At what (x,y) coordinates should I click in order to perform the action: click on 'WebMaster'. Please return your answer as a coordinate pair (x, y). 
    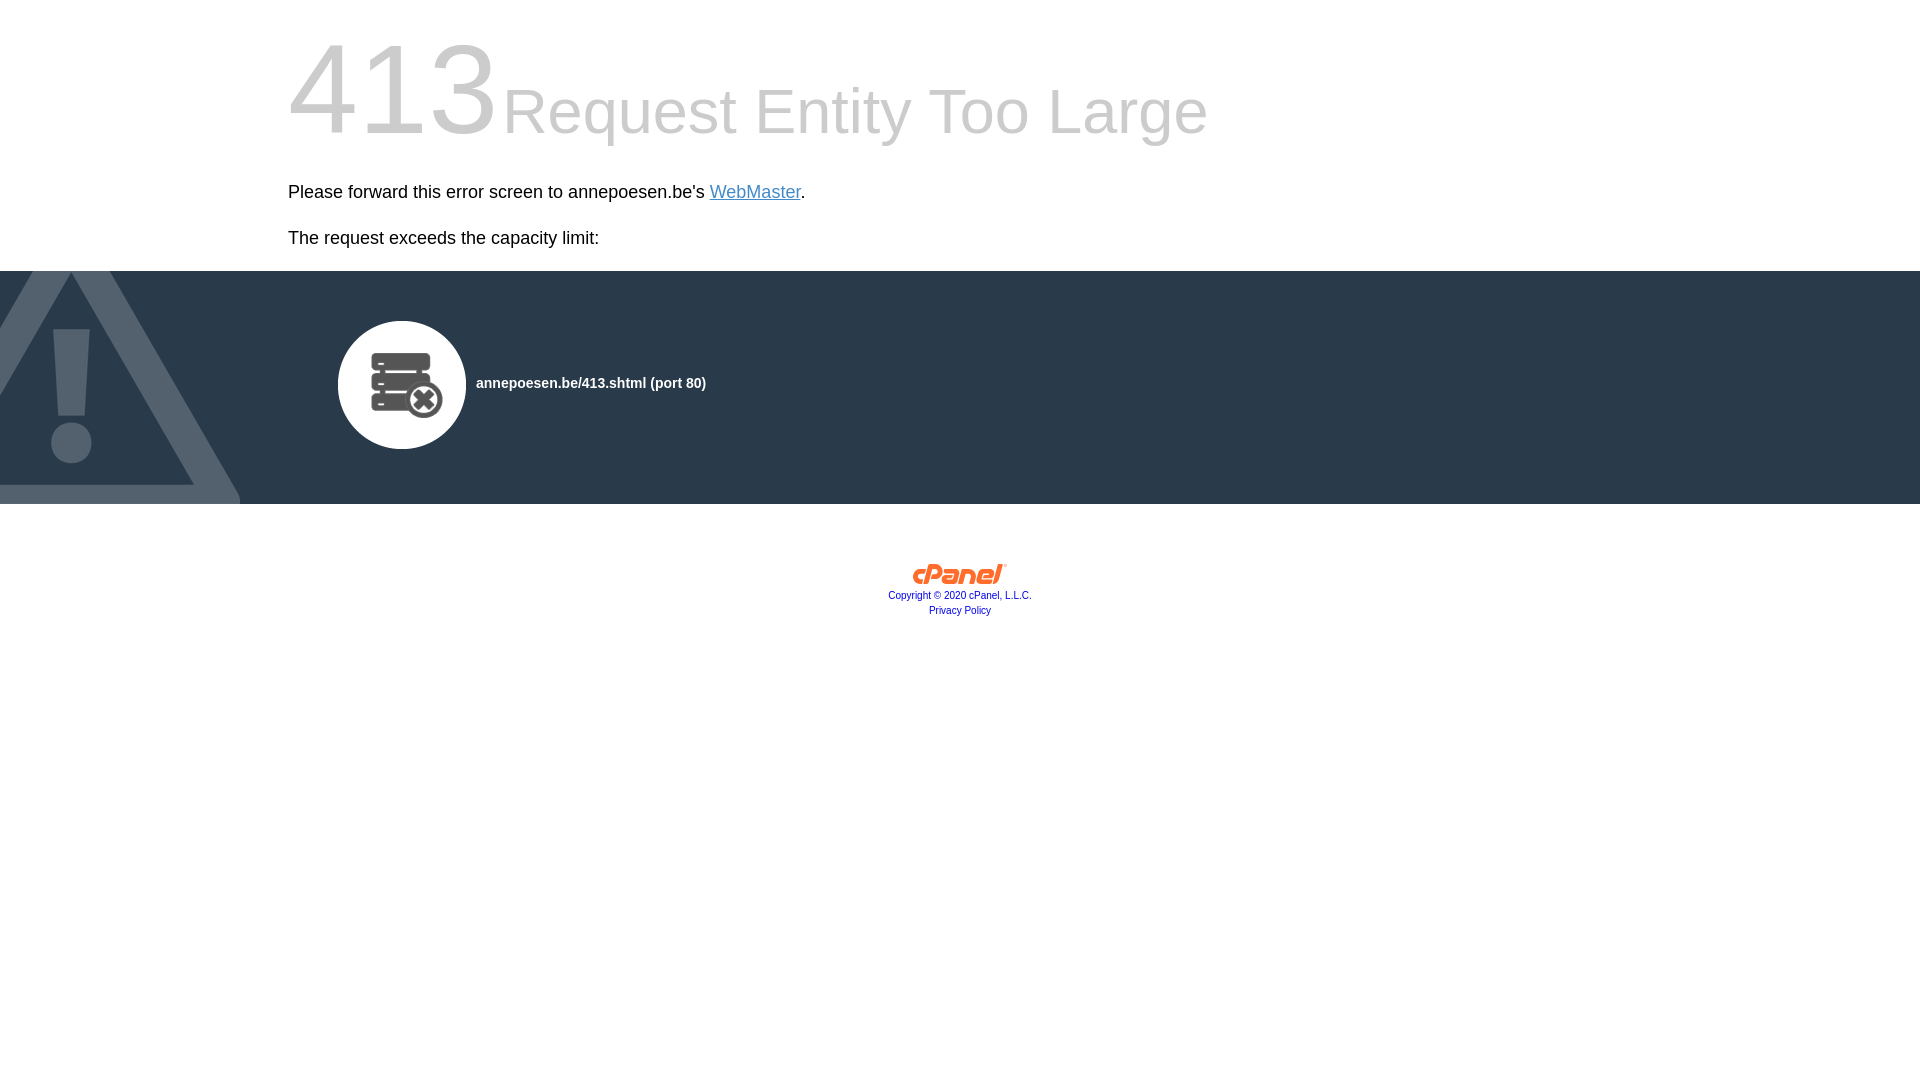
    Looking at the image, I should click on (754, 192).